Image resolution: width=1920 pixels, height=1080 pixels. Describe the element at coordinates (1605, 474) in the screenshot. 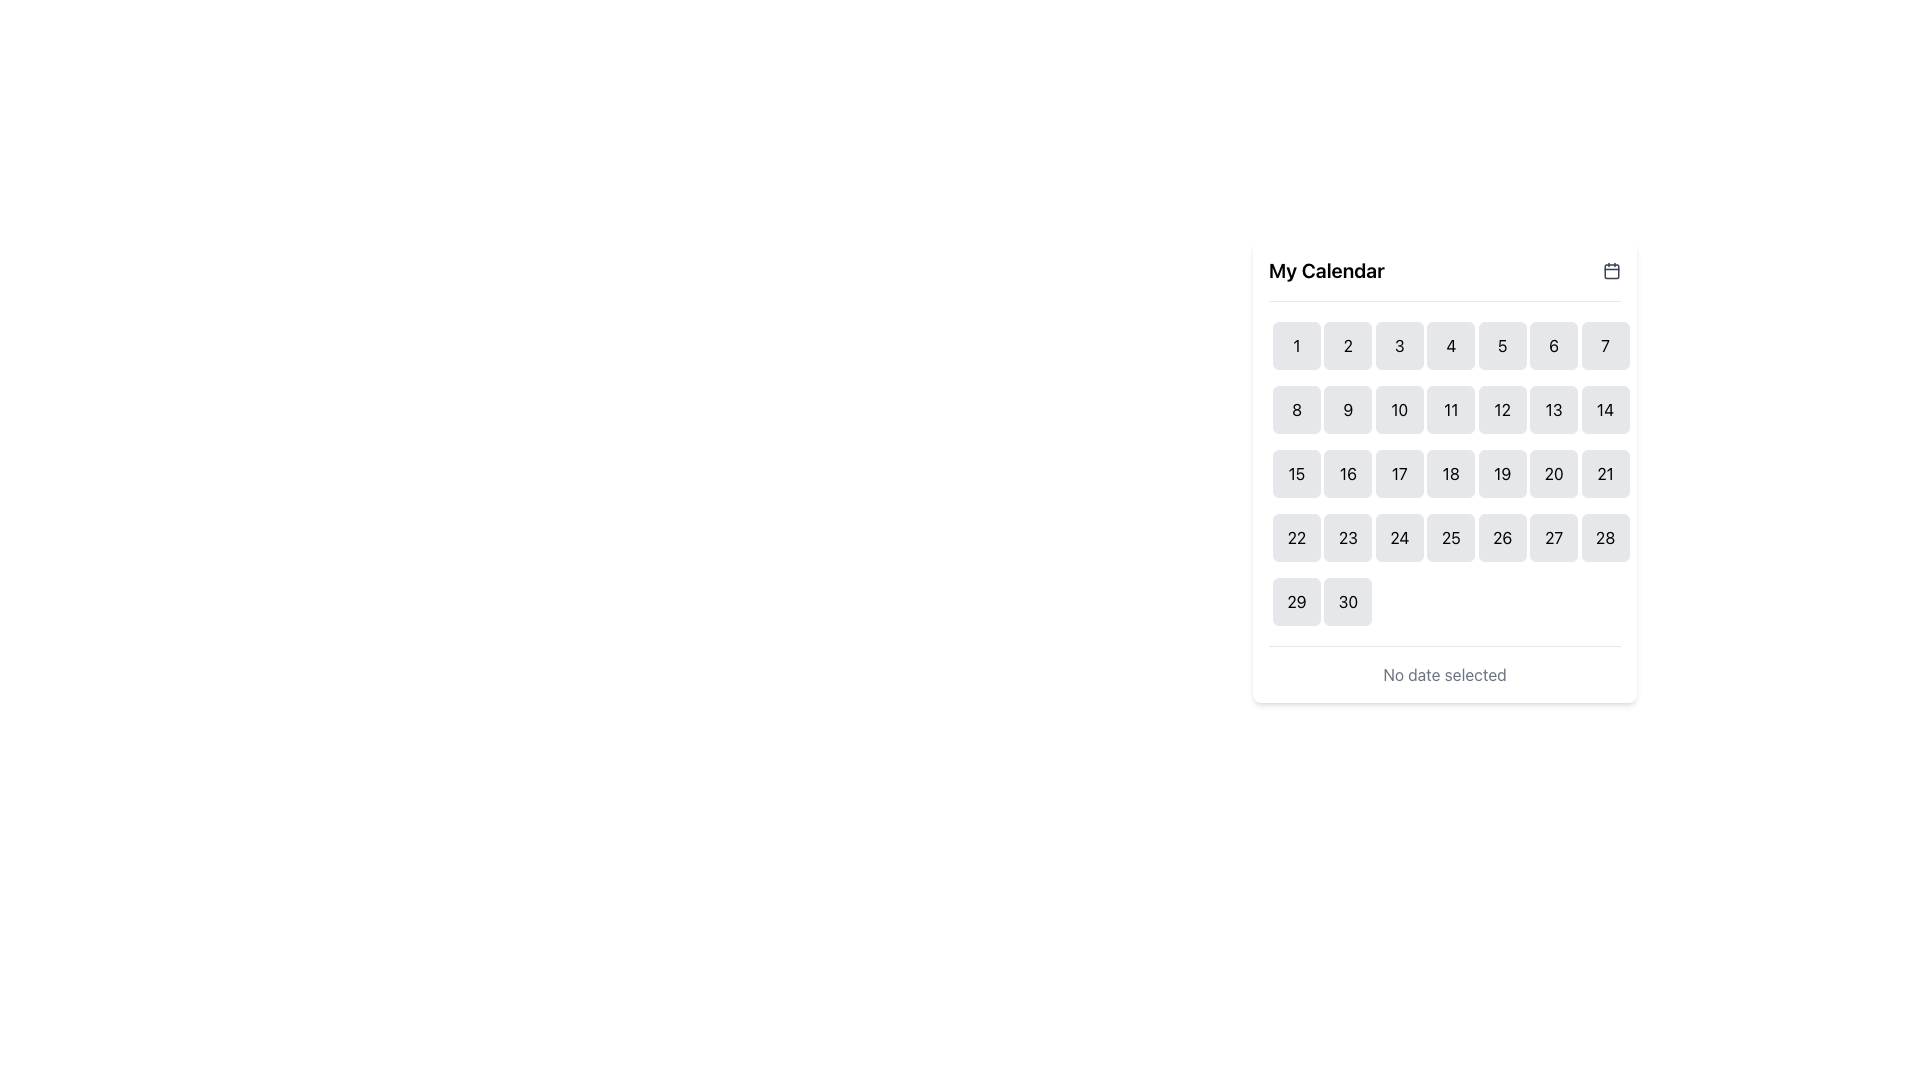

I see `the button representing the 21st day` at that location.